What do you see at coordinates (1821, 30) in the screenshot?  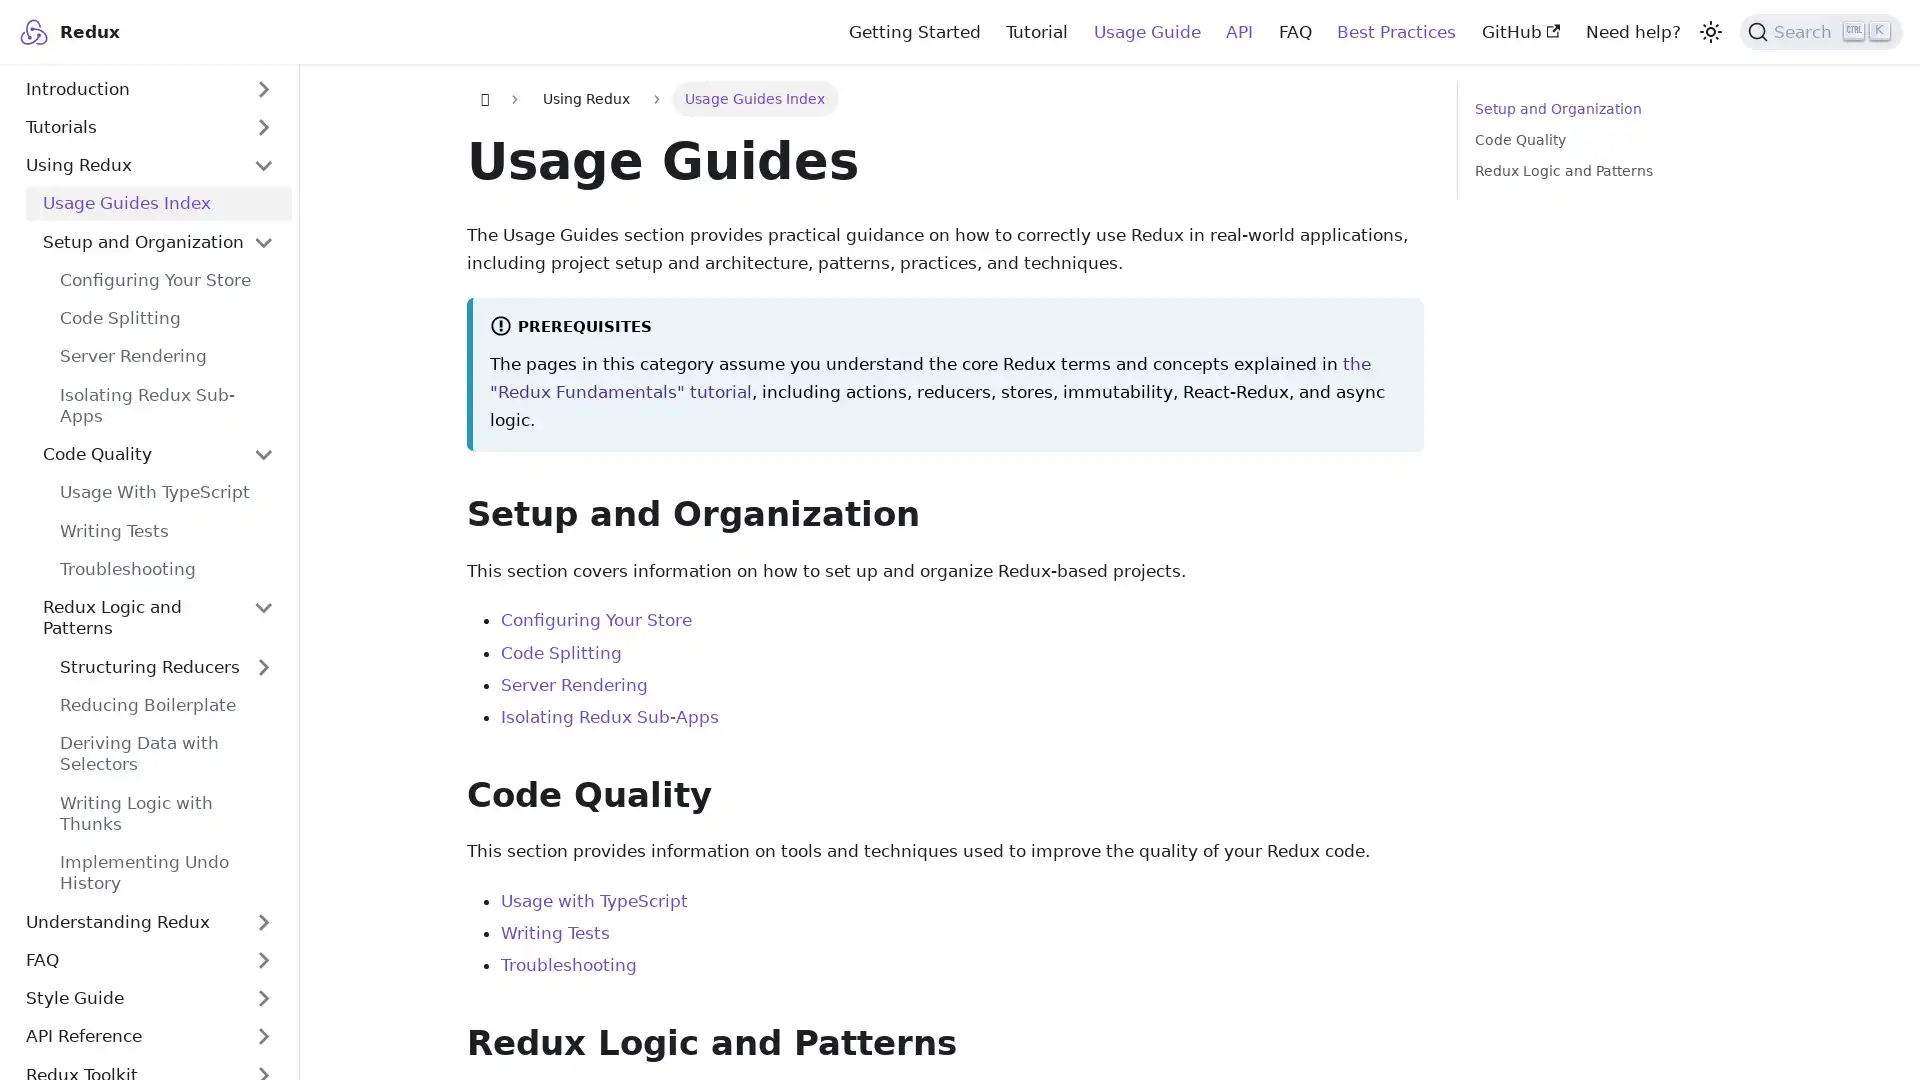 I see `Search` at bounding box center [1821, 30].